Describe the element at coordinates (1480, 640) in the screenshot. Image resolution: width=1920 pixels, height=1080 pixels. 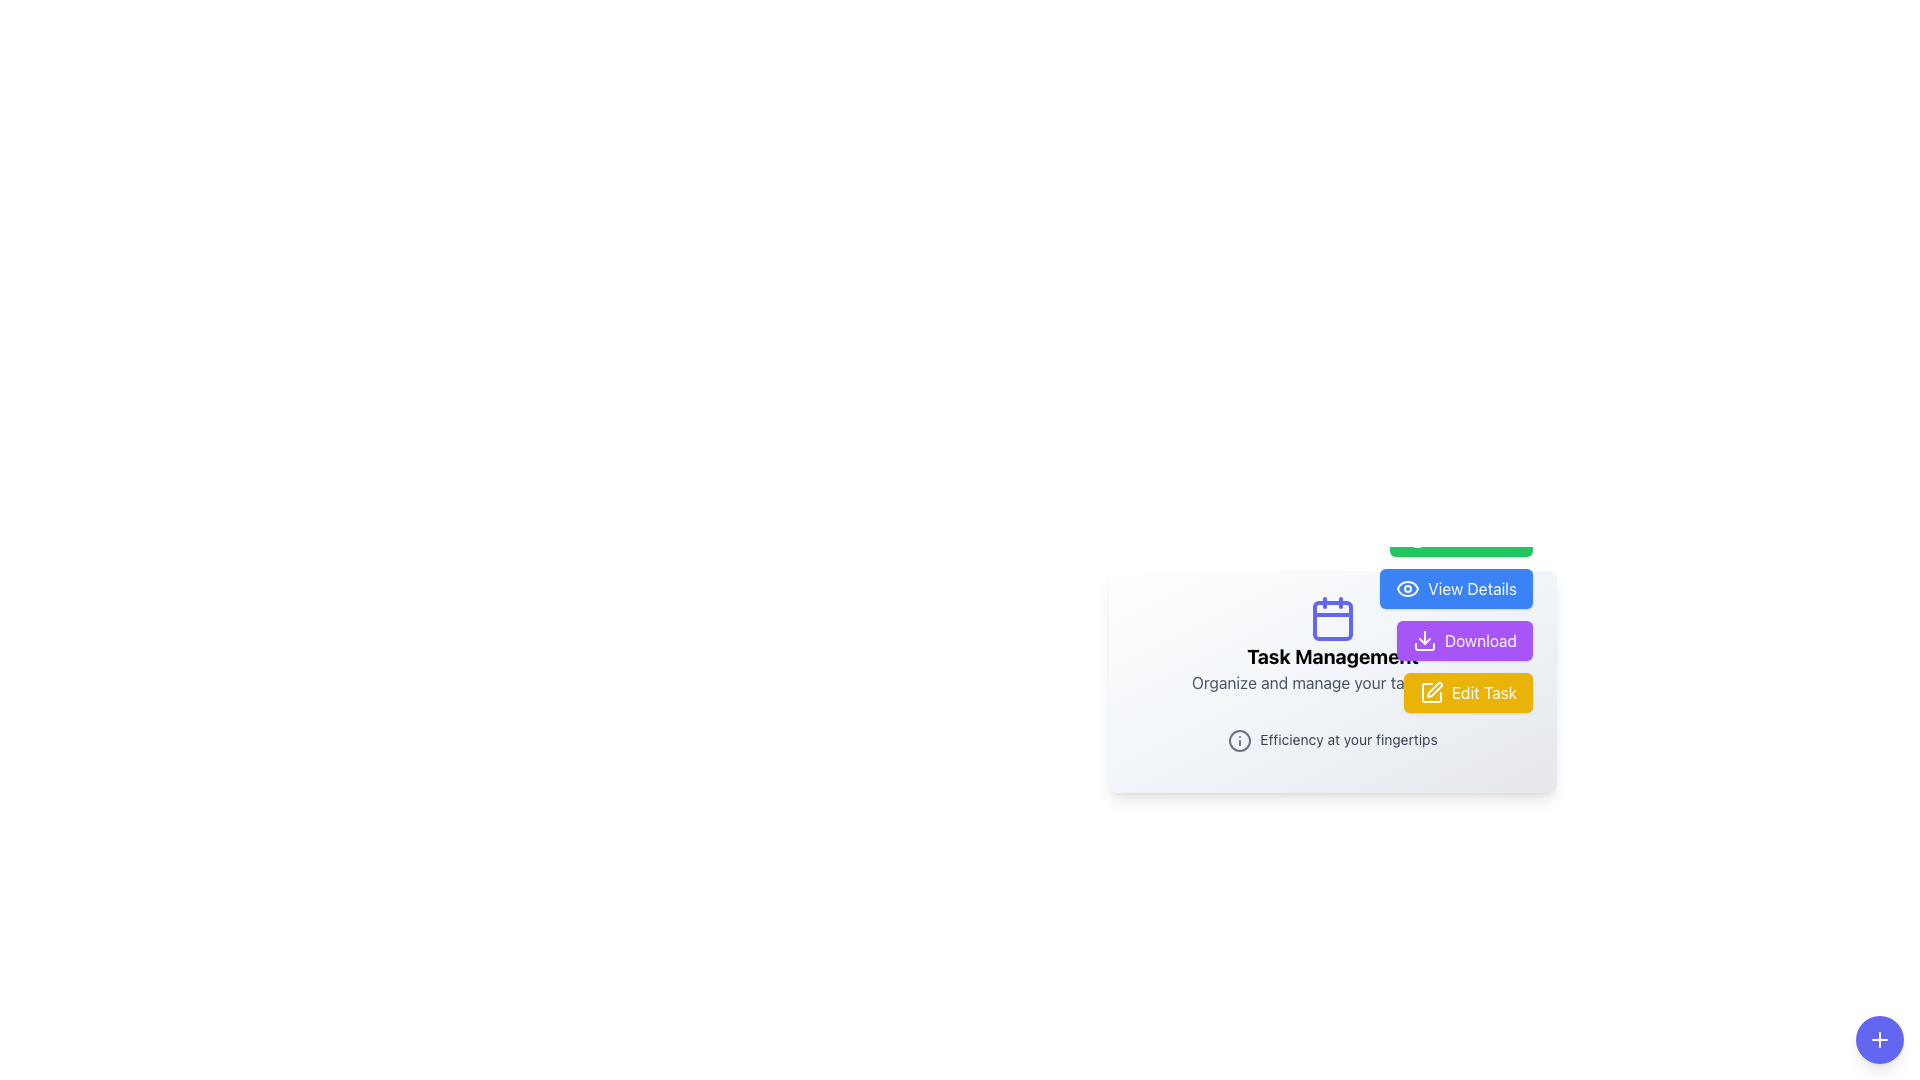
I see `the Text Component that labels the 'Download' button, which is styled as a purple button located in the lower-left corner of the interface` at that location.